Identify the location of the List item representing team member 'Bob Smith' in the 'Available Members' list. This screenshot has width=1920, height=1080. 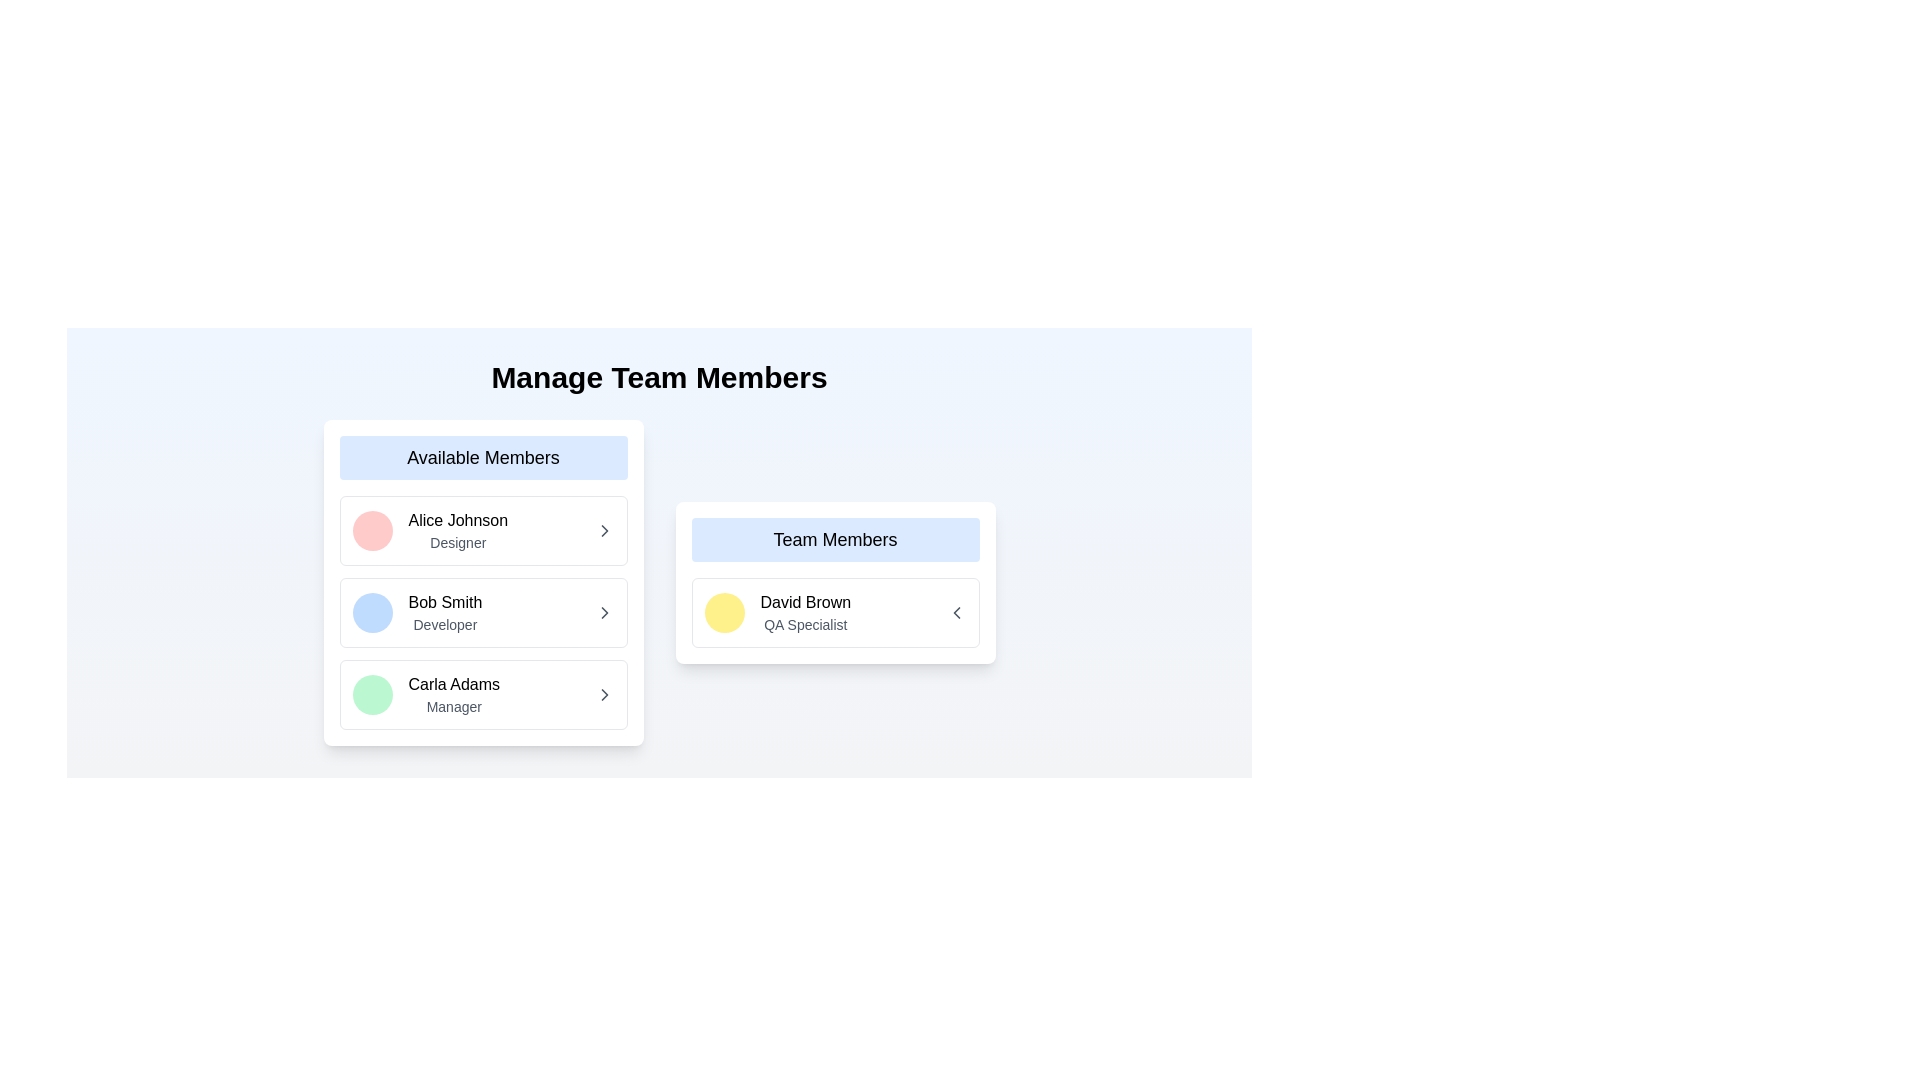
(483, 612).